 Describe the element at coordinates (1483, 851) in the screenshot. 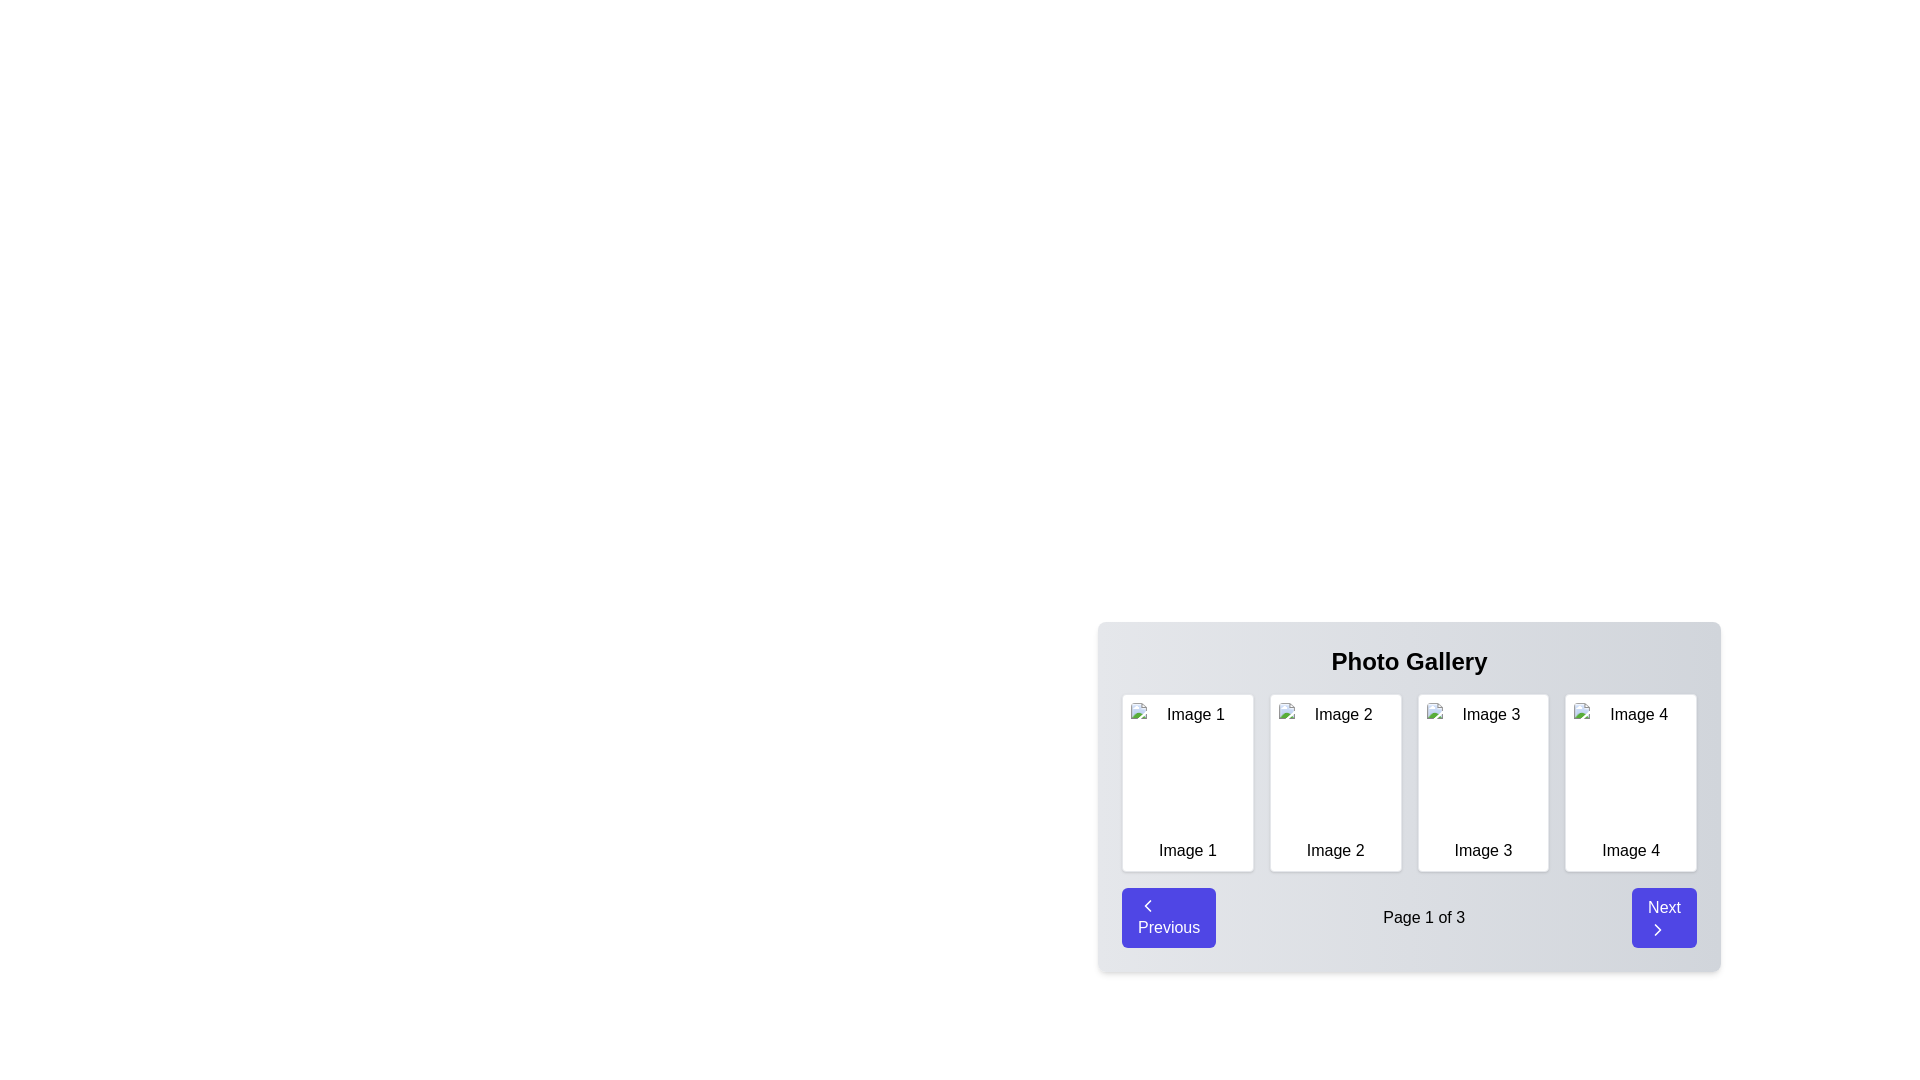

I see `the static text label that identifies the image placeholder with the text 'Image 3', located in the third card of the horizontal set of image cards` at that location.